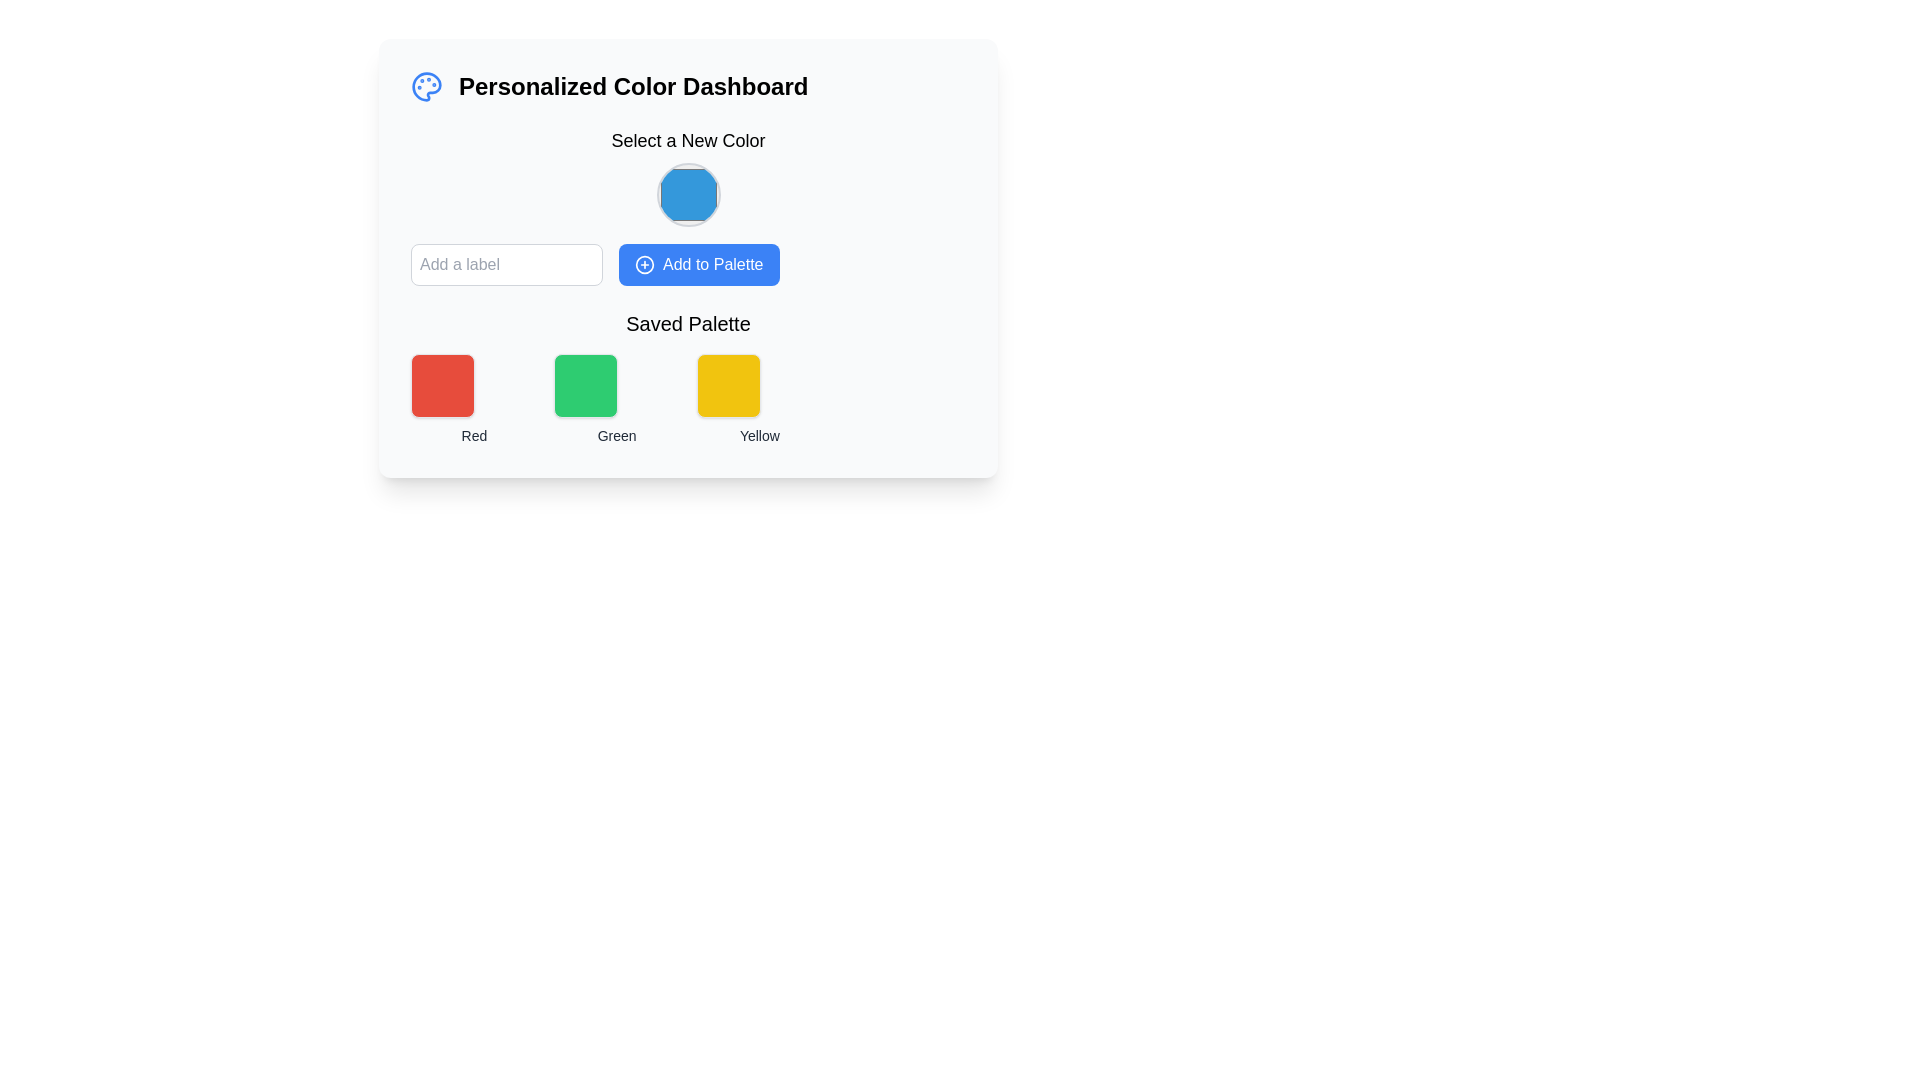  I want to click on the text label that identifies the red color swatch, so click(473, 434).